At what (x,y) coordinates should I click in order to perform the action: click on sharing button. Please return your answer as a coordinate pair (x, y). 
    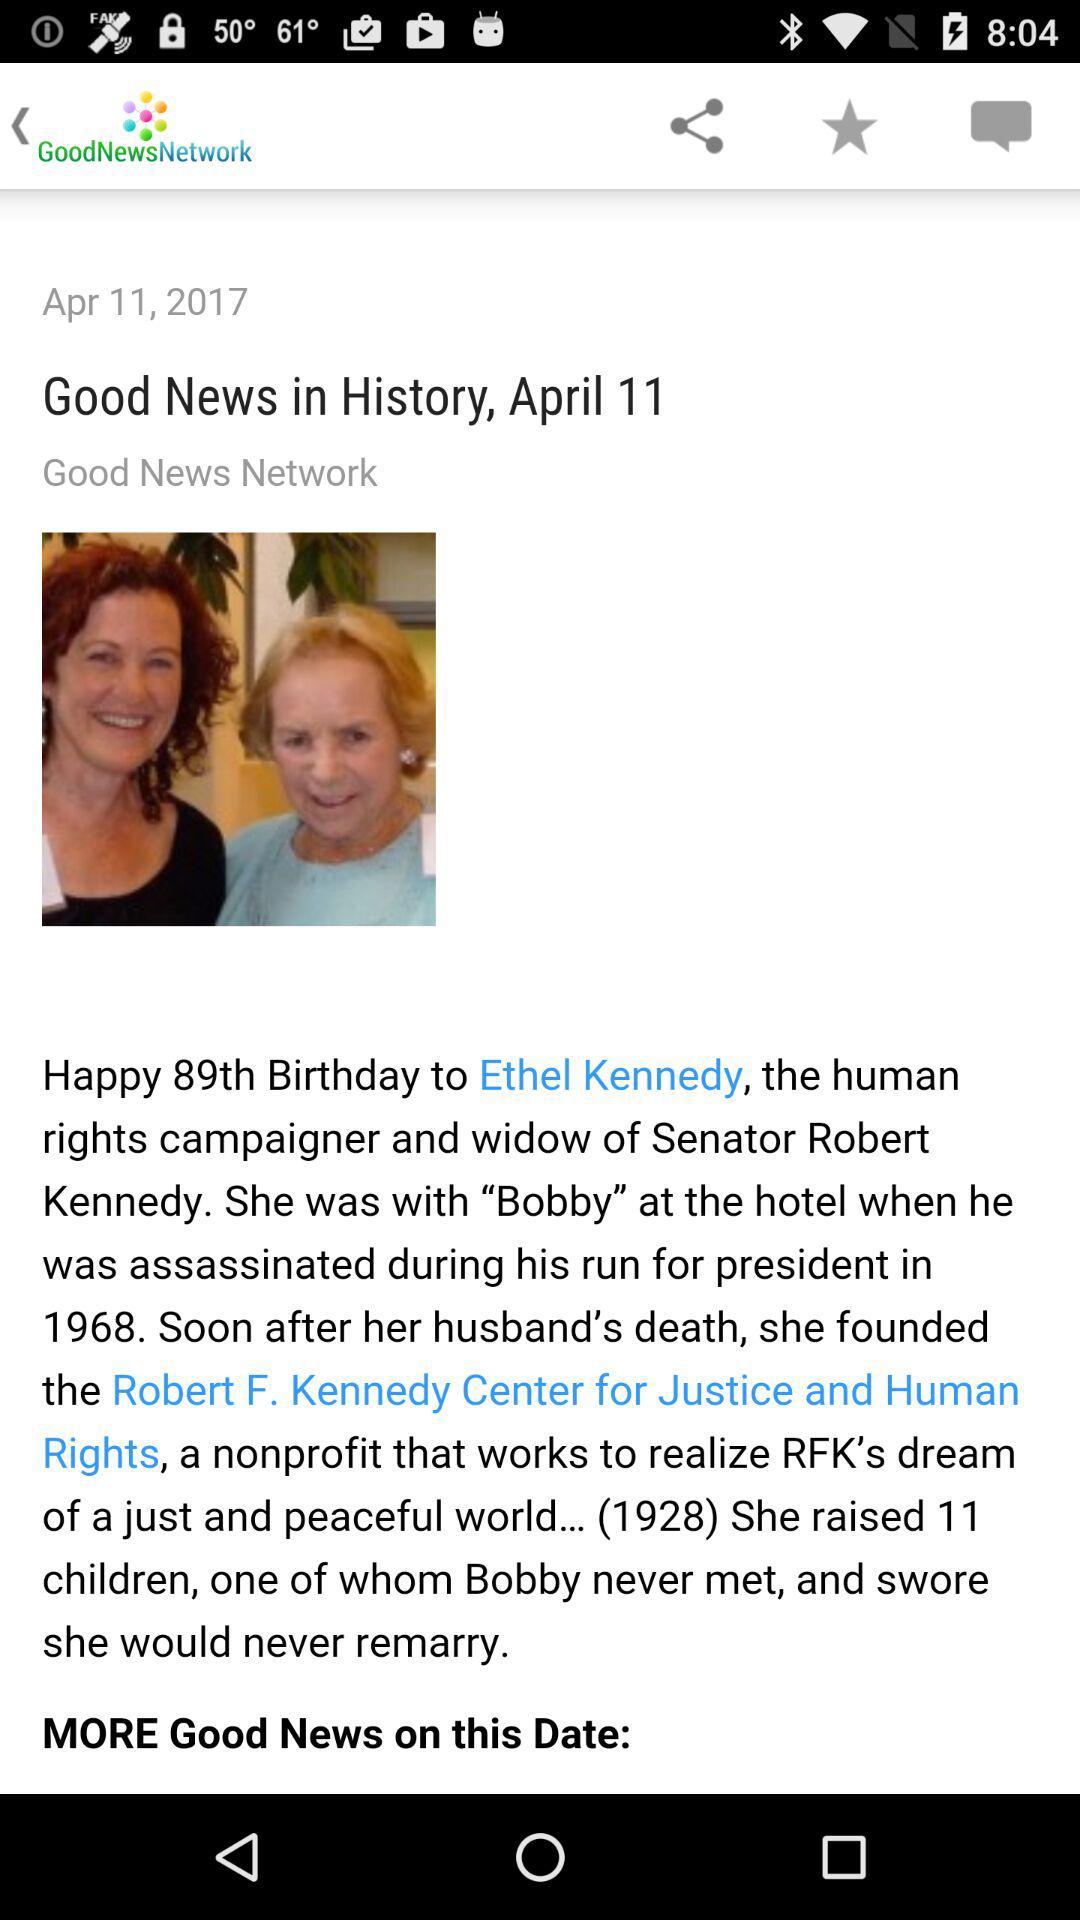
    Looking at the image, I should click on (695, 124).